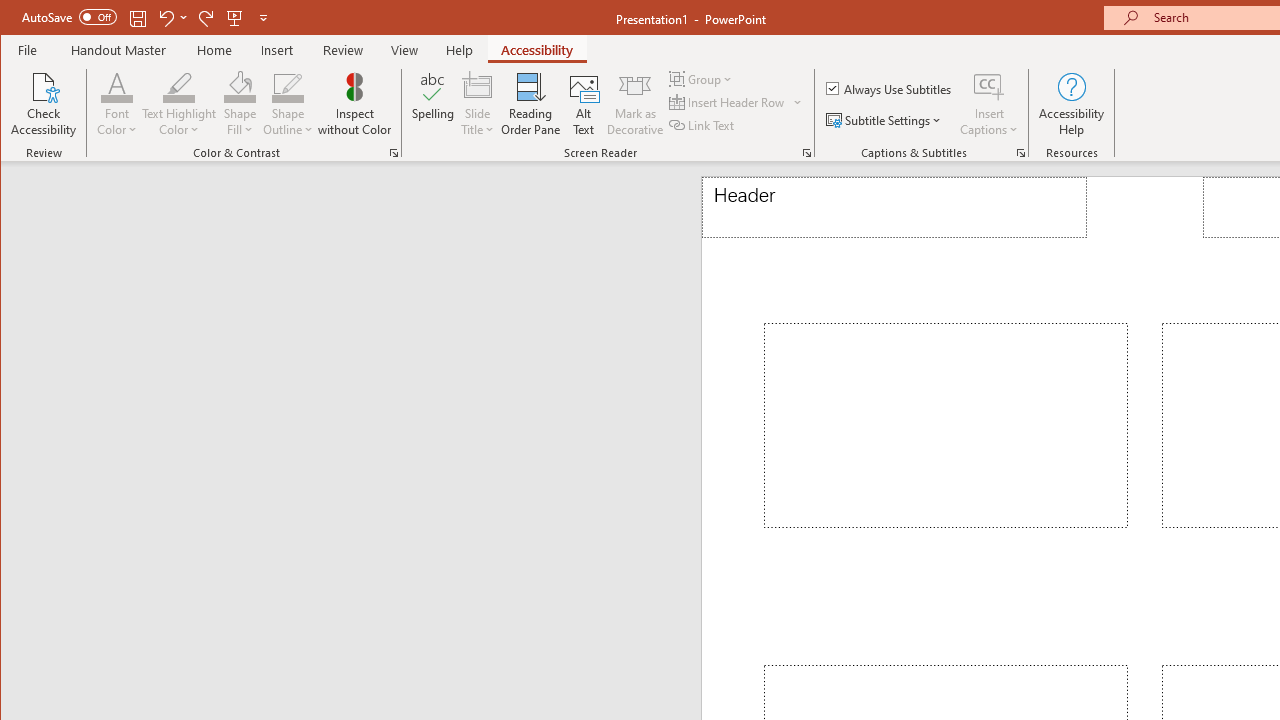 The height and width of the screenshot is (720, 1280). I want to click on 'Shape Outline', so click(287, 104).